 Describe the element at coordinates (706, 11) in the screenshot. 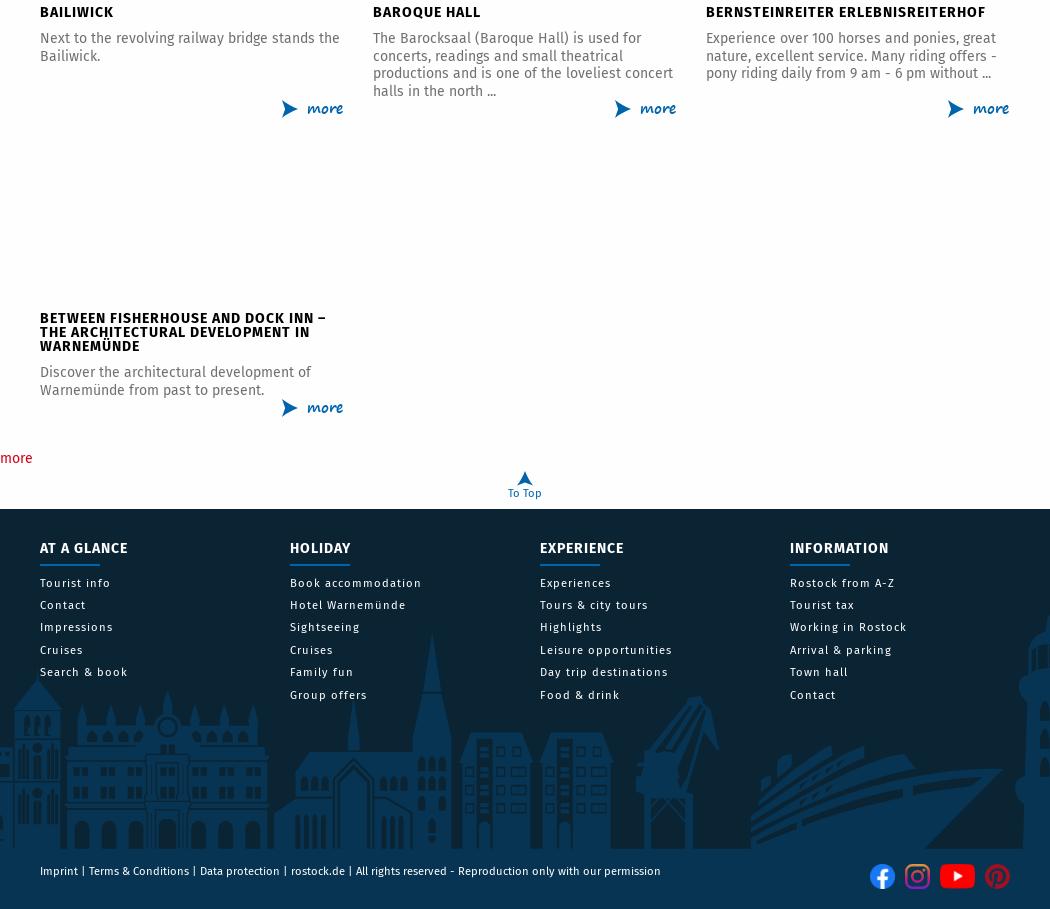

I see `'Bernsteinreiter Erlebnisreiterhof'` at that location.